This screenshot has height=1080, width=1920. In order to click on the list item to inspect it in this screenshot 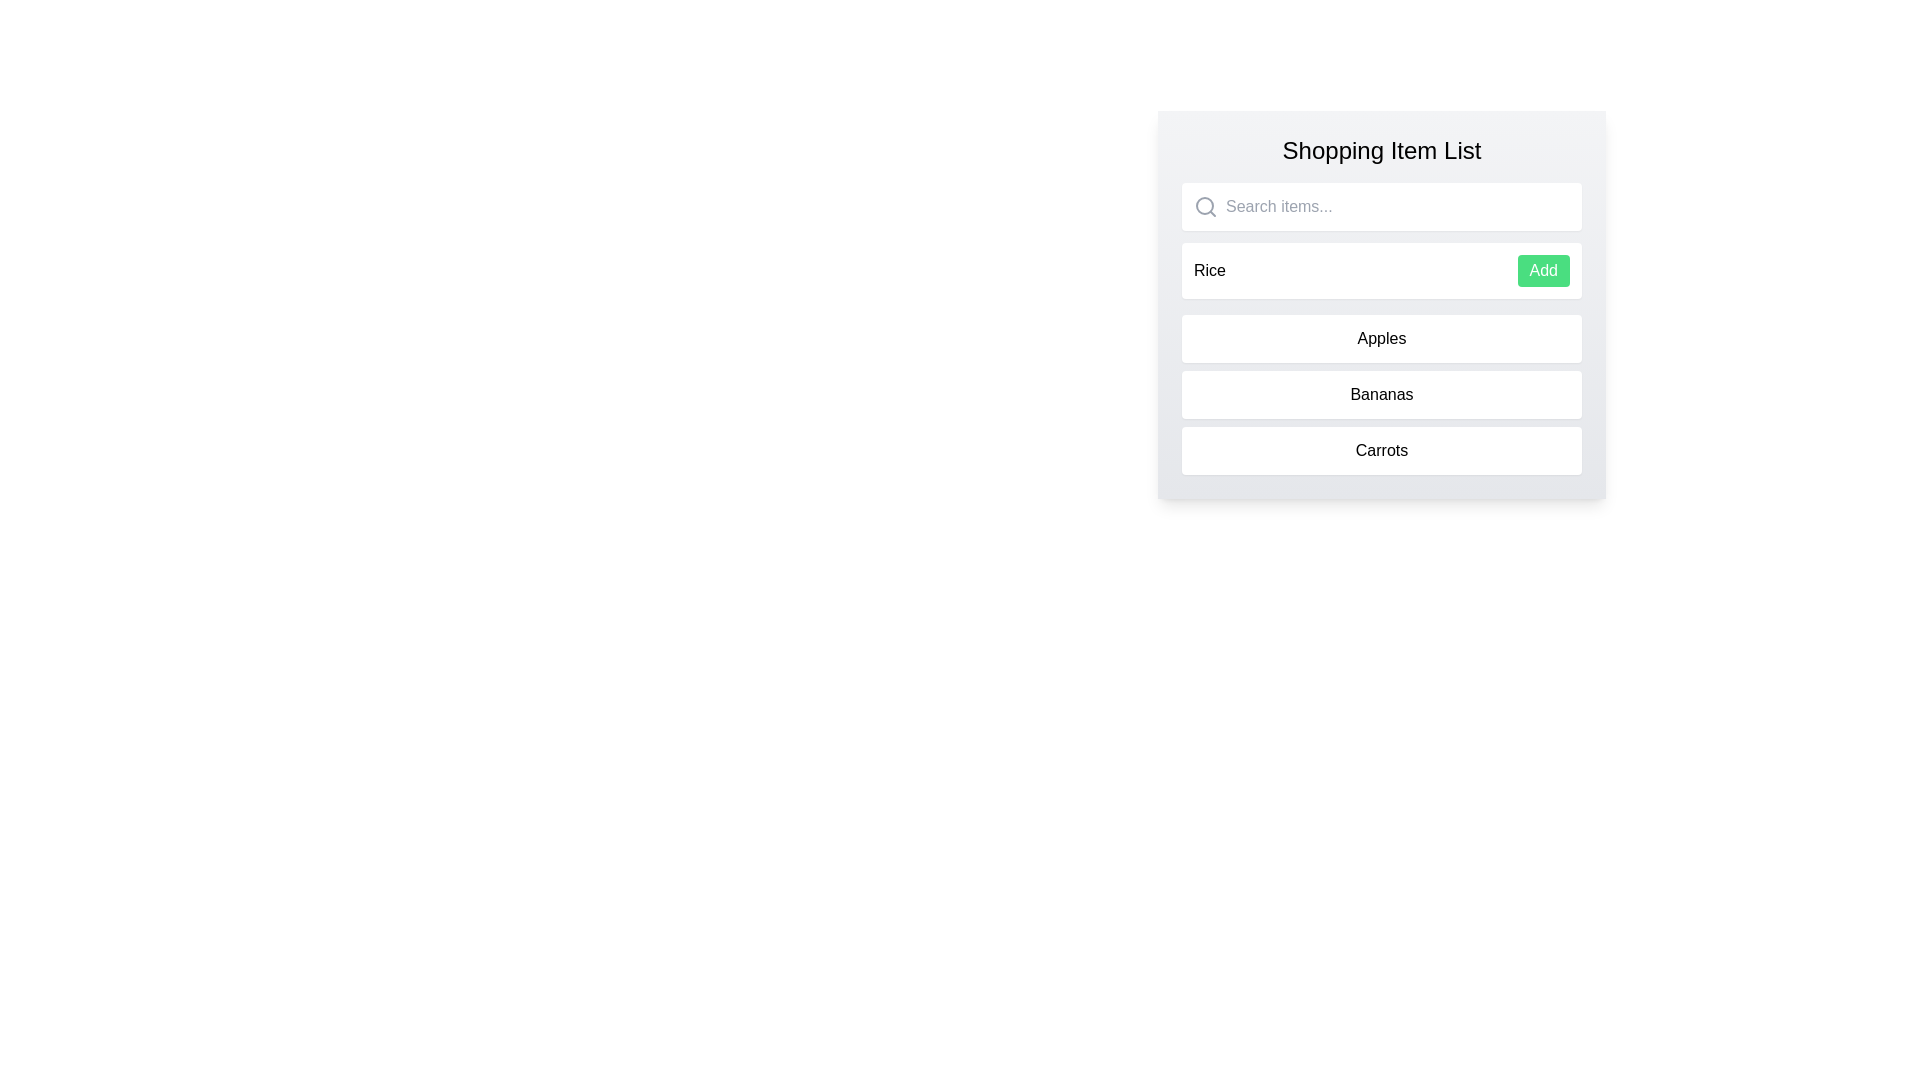, I will do `click(1381, 394)`.